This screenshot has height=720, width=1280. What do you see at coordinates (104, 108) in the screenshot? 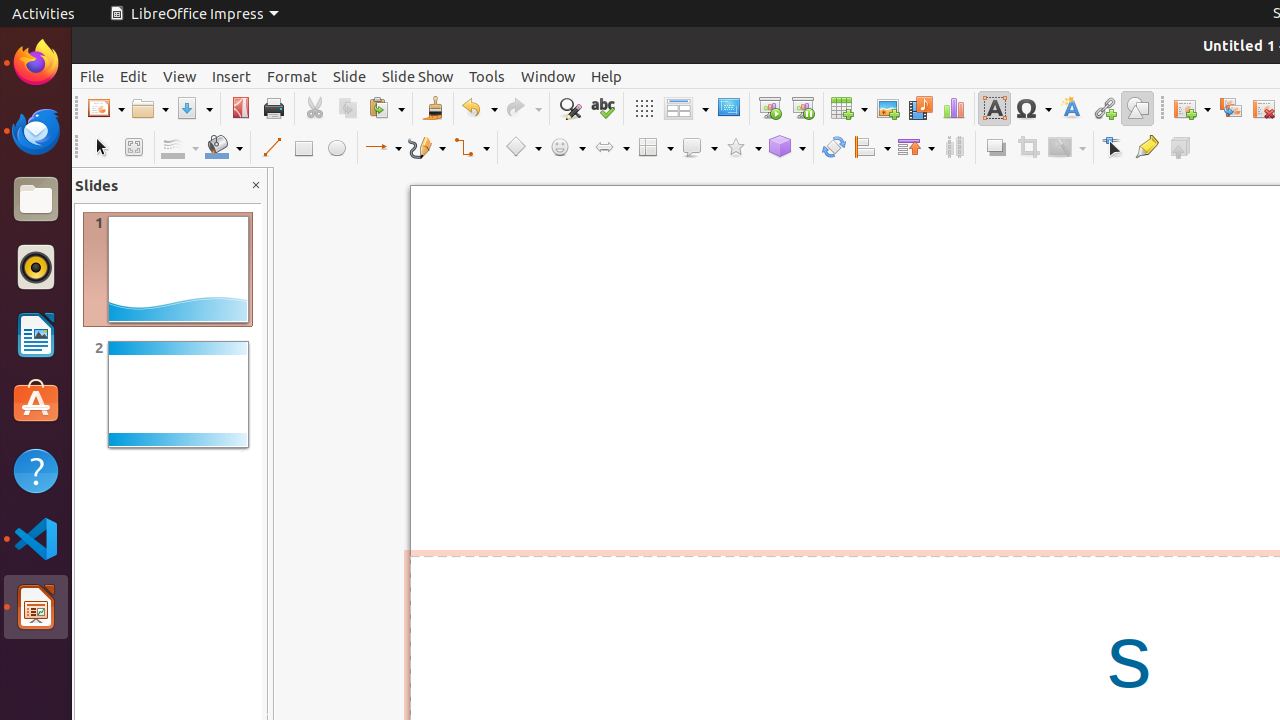
I see `'New'` at bounding box center [104, 108].